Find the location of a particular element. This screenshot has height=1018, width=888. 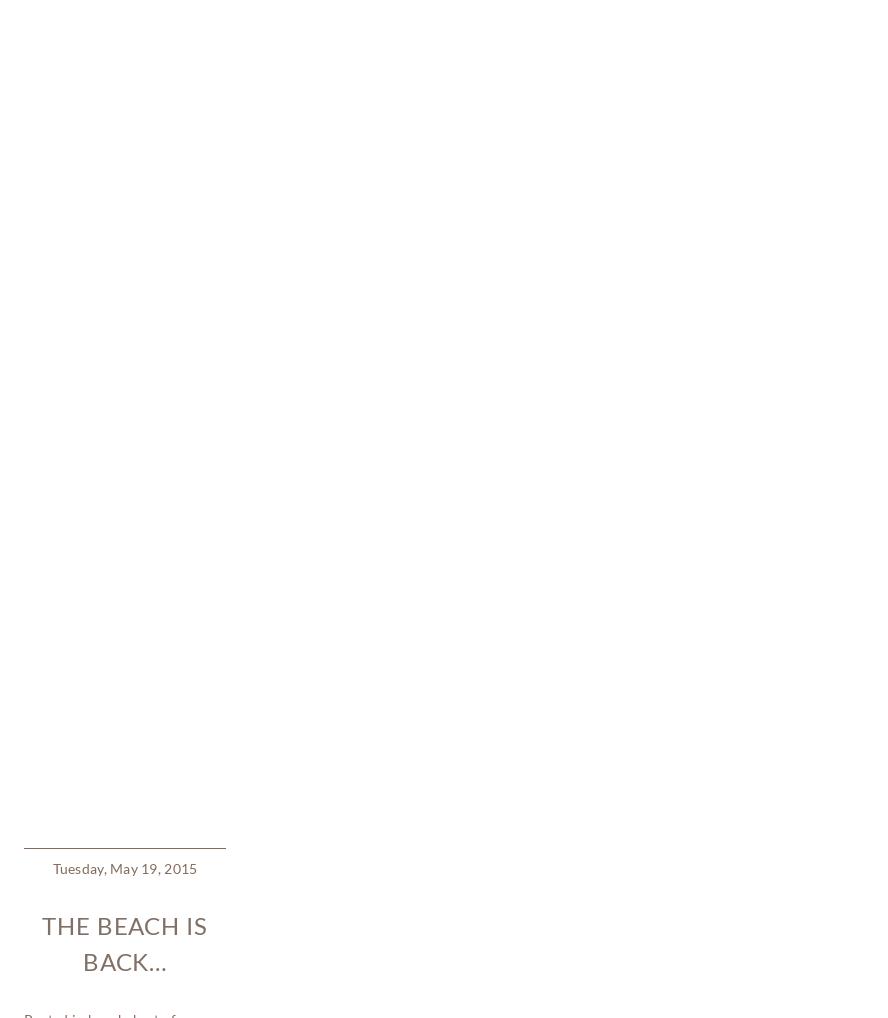

'Here’s to summer days ~ they’ll be here soon!' is located at coordinates (123, 801).